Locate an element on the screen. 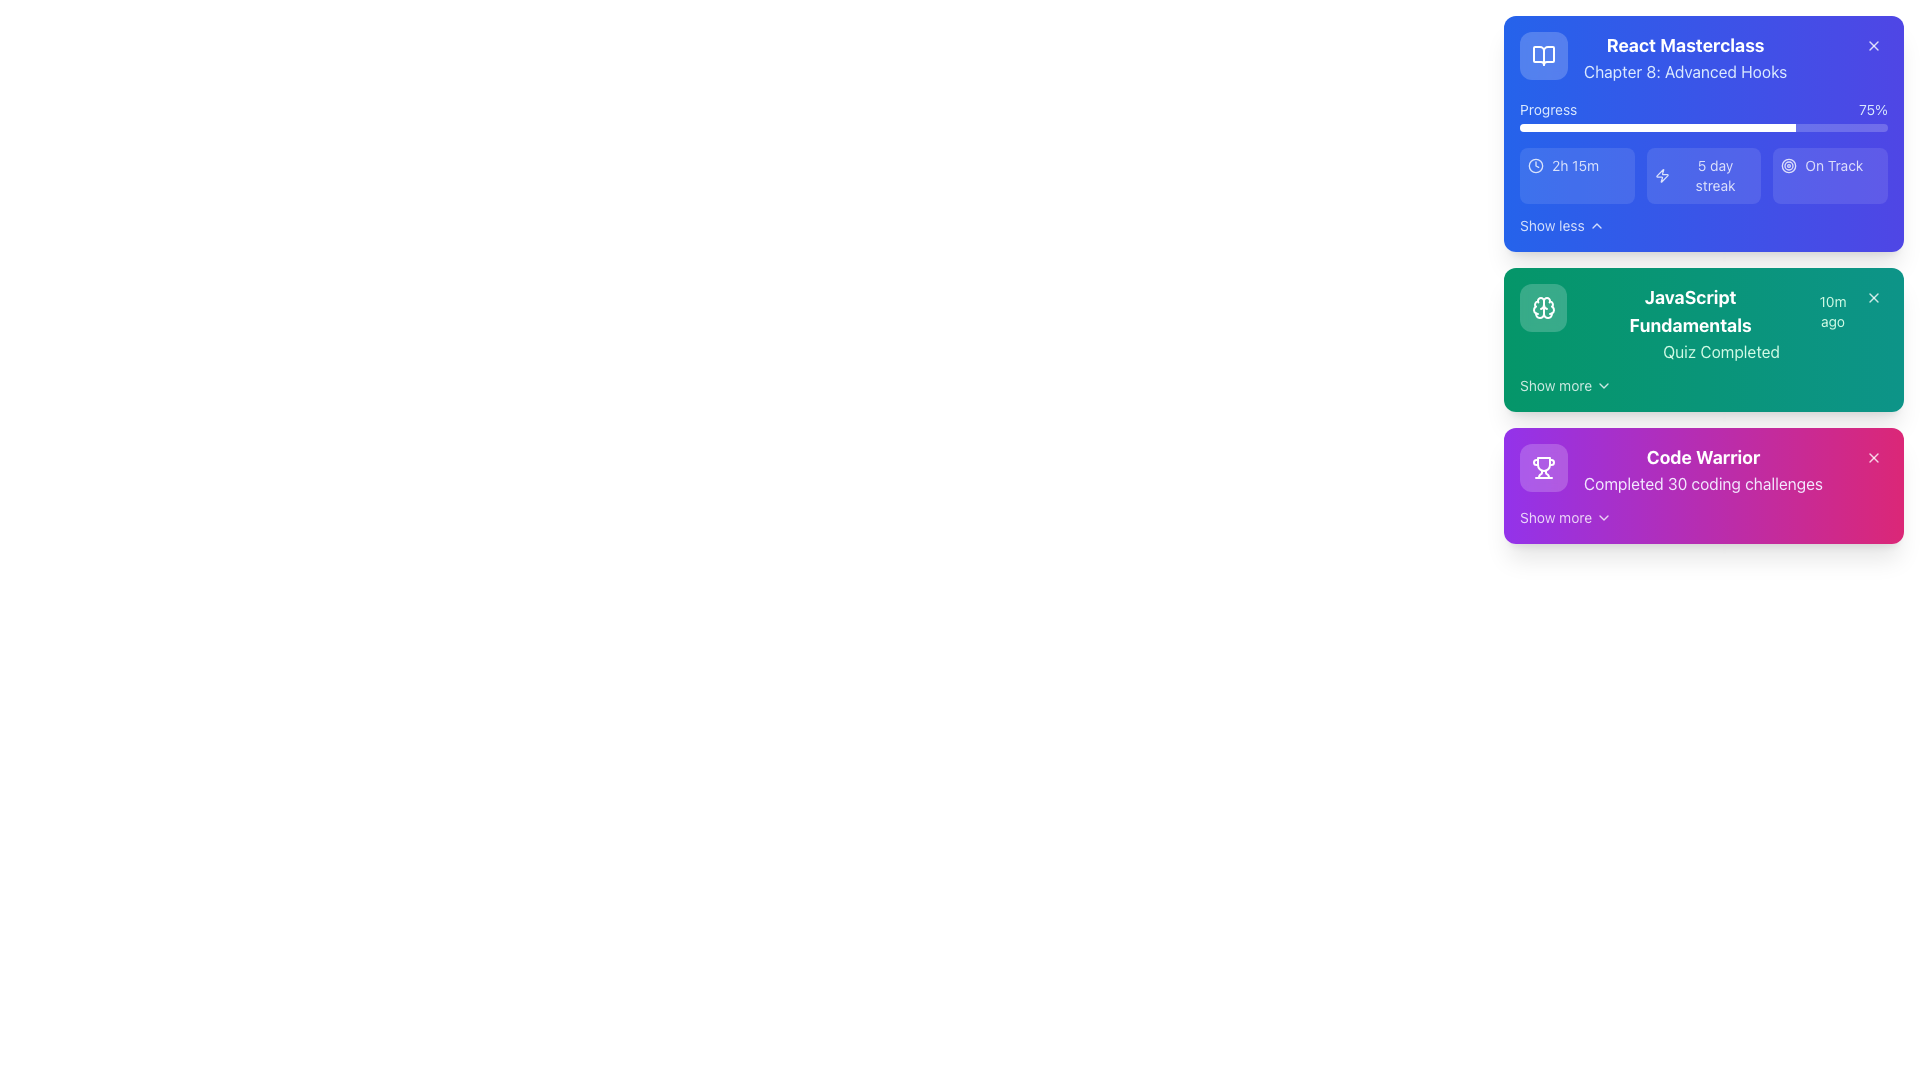 Image resolution: width=1920 pixels, height=1080 pixels. the streak indicator label located in the upper right corner of the blue card labeled 'React Masterclass' is located at coordinates (1703, 175).